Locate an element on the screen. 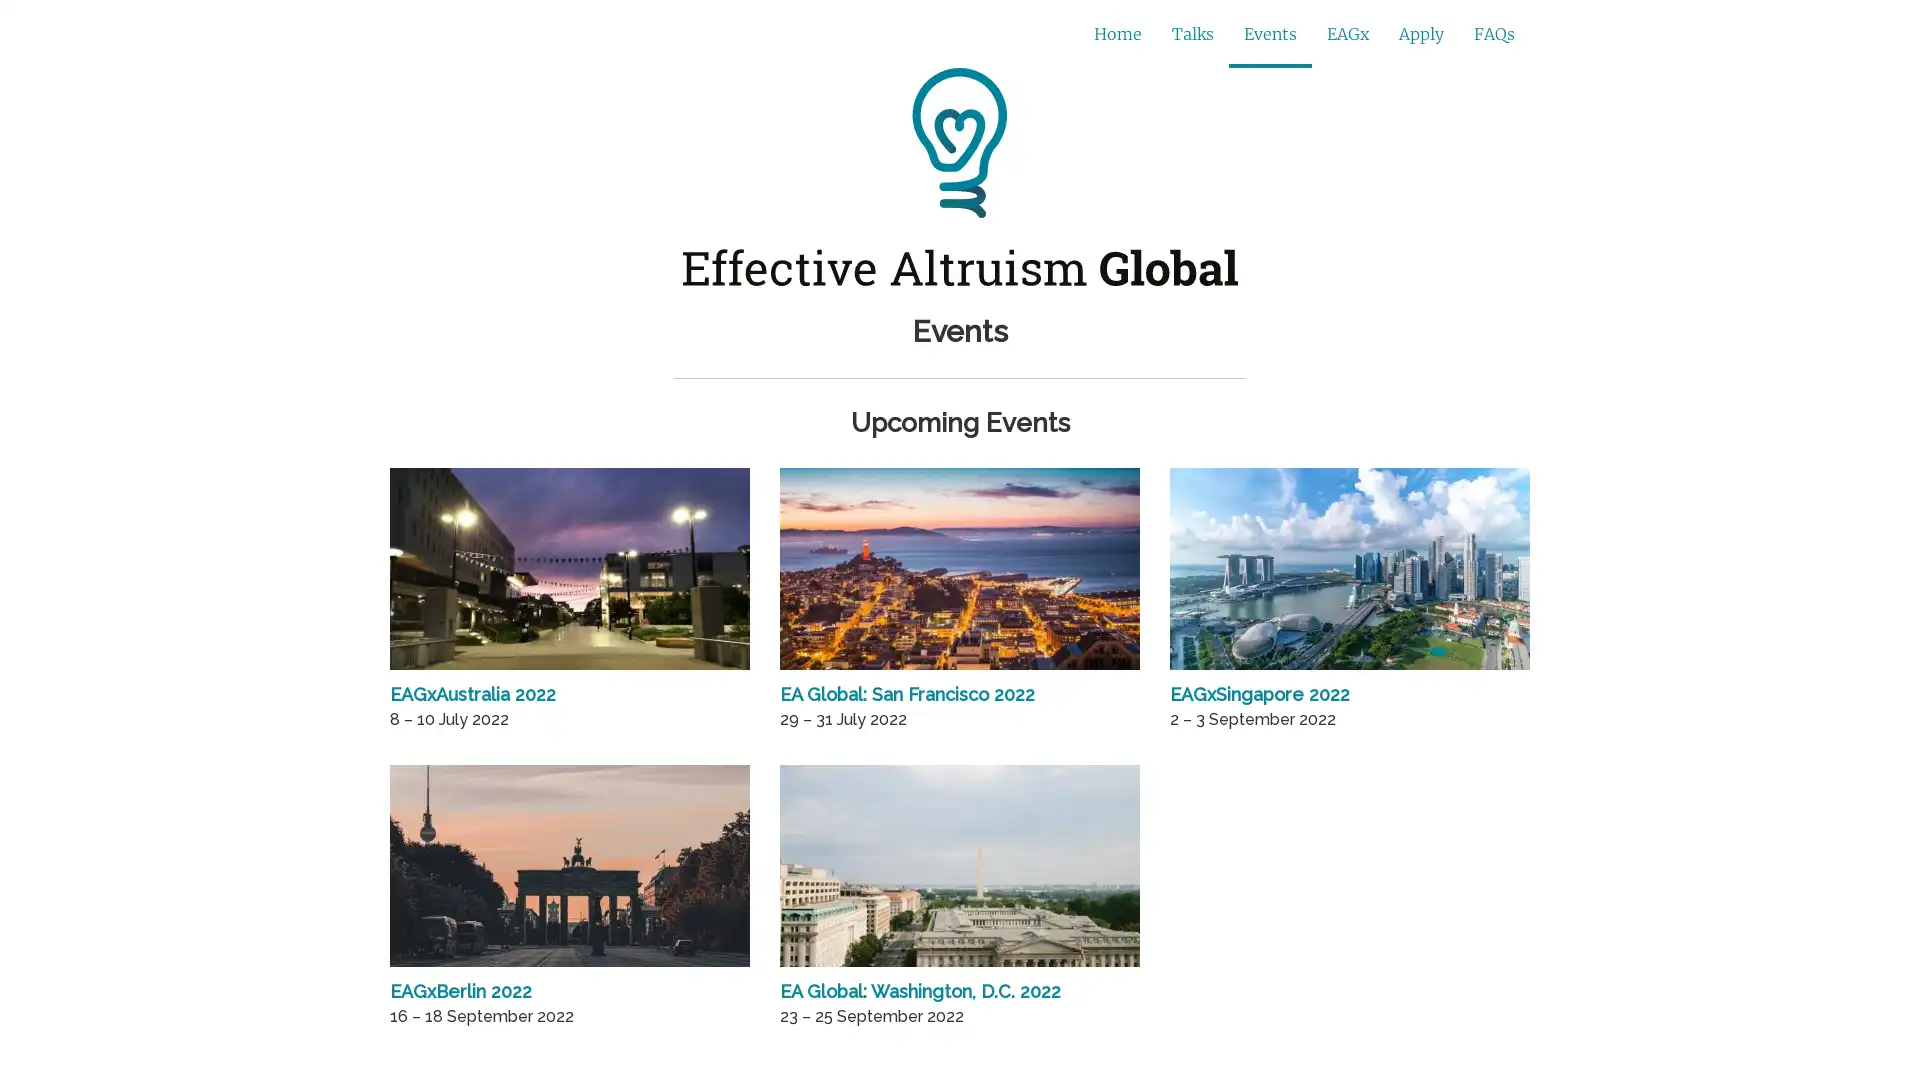 The width and height of the screenshot is (1920, 1080). Join is located at coordinates (1309, 35).